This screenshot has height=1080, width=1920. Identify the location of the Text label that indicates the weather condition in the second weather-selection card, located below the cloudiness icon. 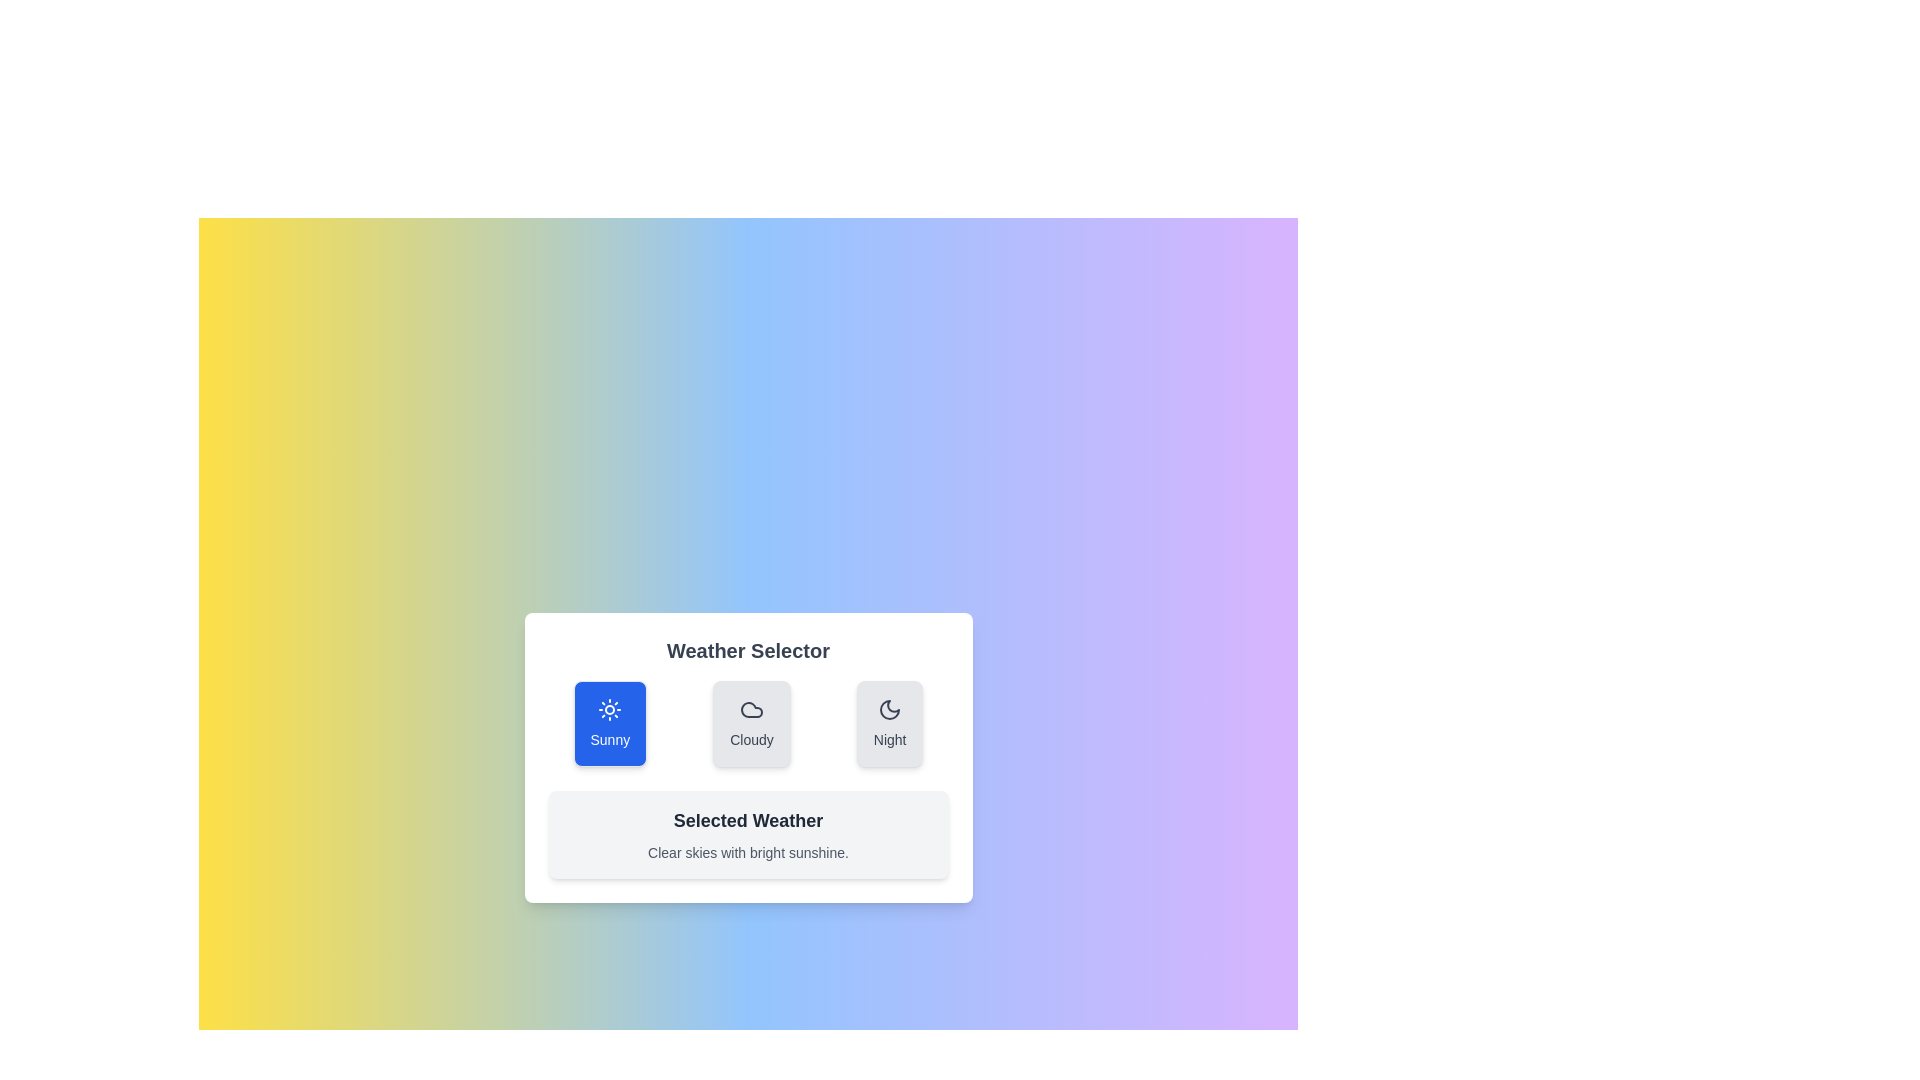
(751, 740).